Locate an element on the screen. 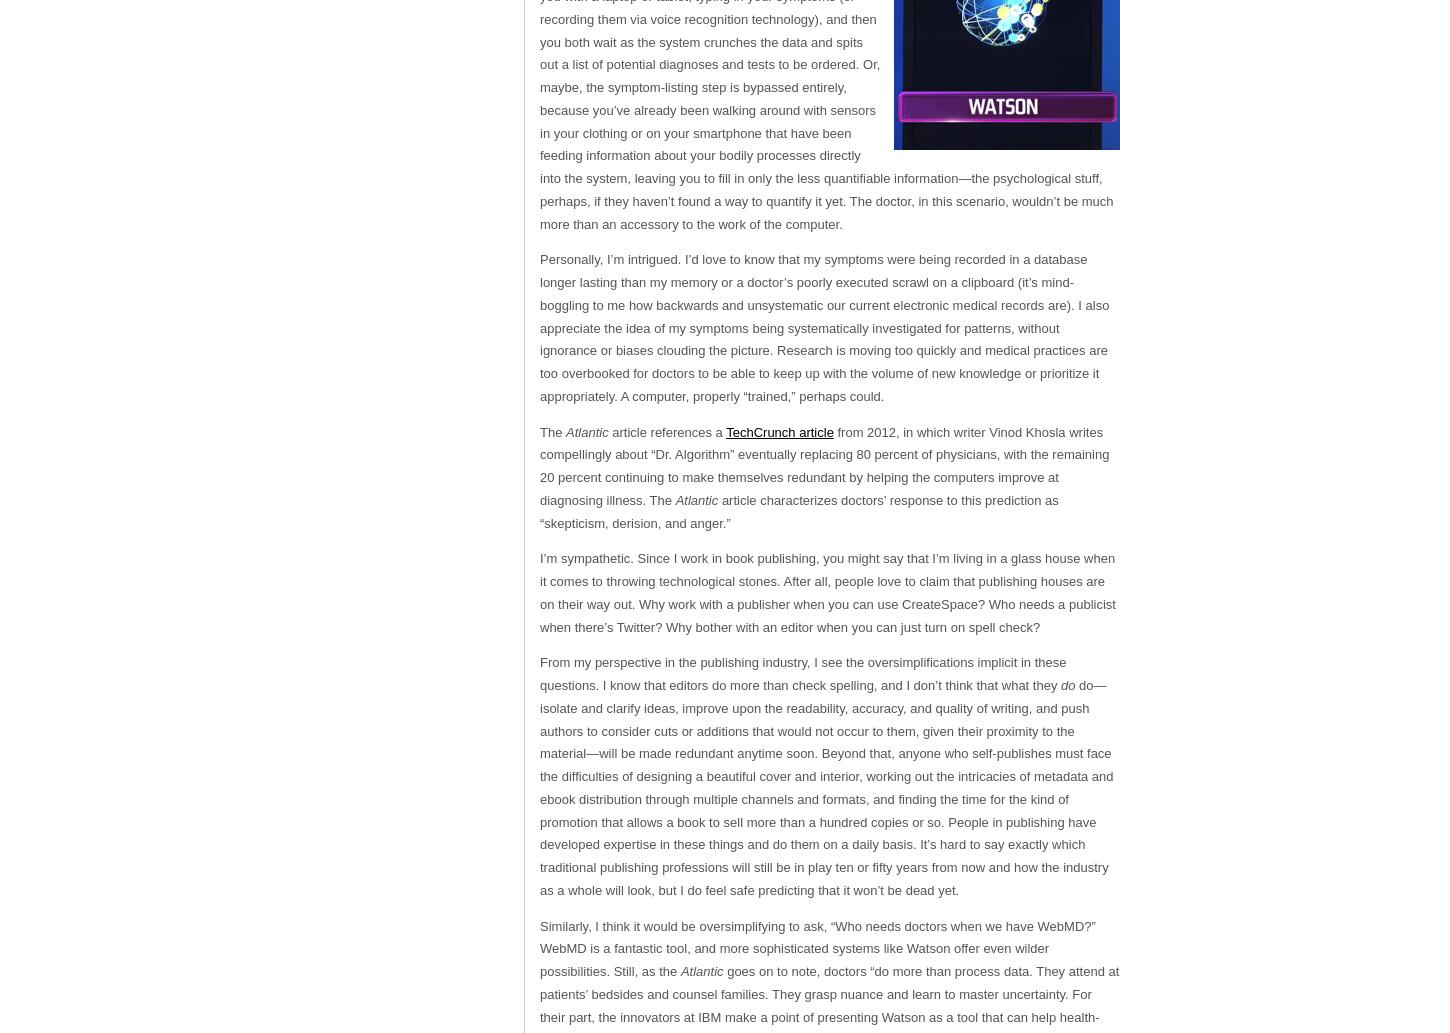 Image resolution: width=1450 pixels, height=1033 pixels. 'article references a' is located at coordinates (668, 431).